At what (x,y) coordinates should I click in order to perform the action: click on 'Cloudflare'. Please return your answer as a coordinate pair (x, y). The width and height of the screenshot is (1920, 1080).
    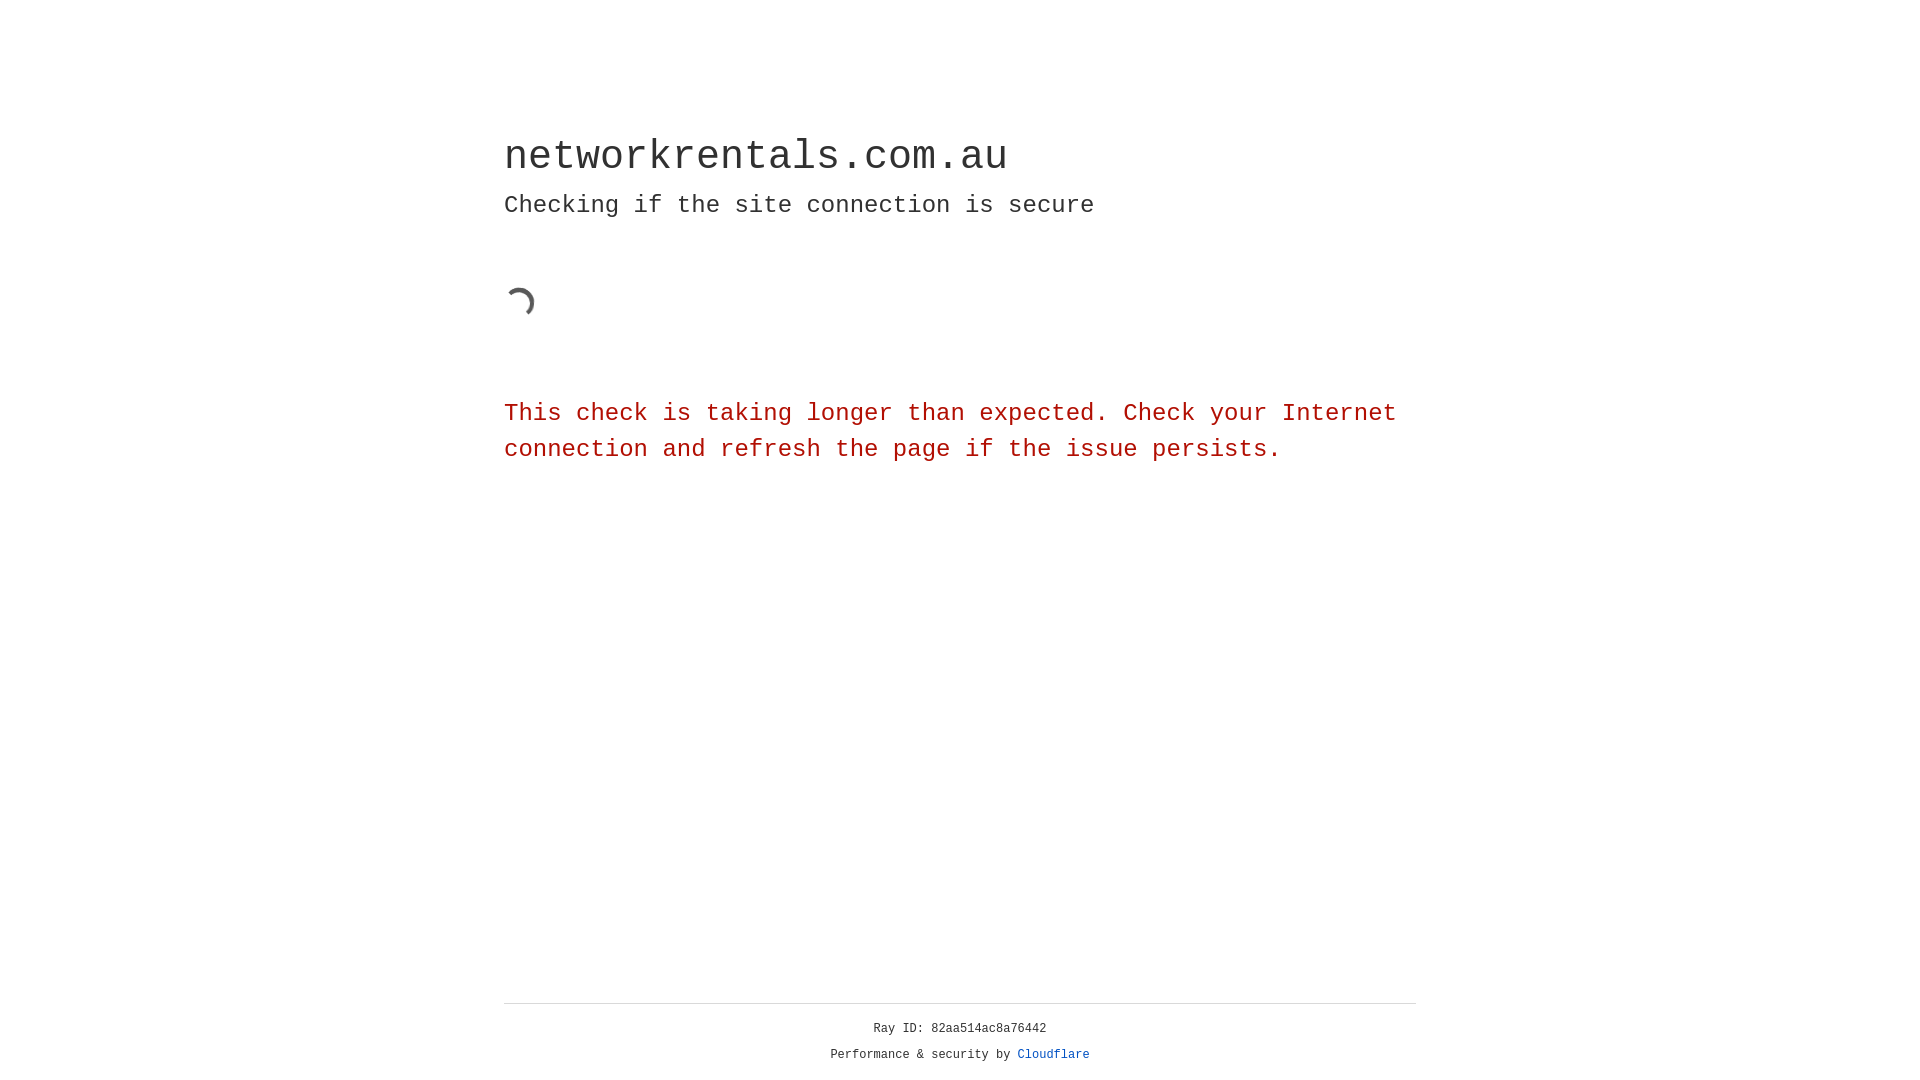
    Looking at the image, I should click on (1053, 1054).